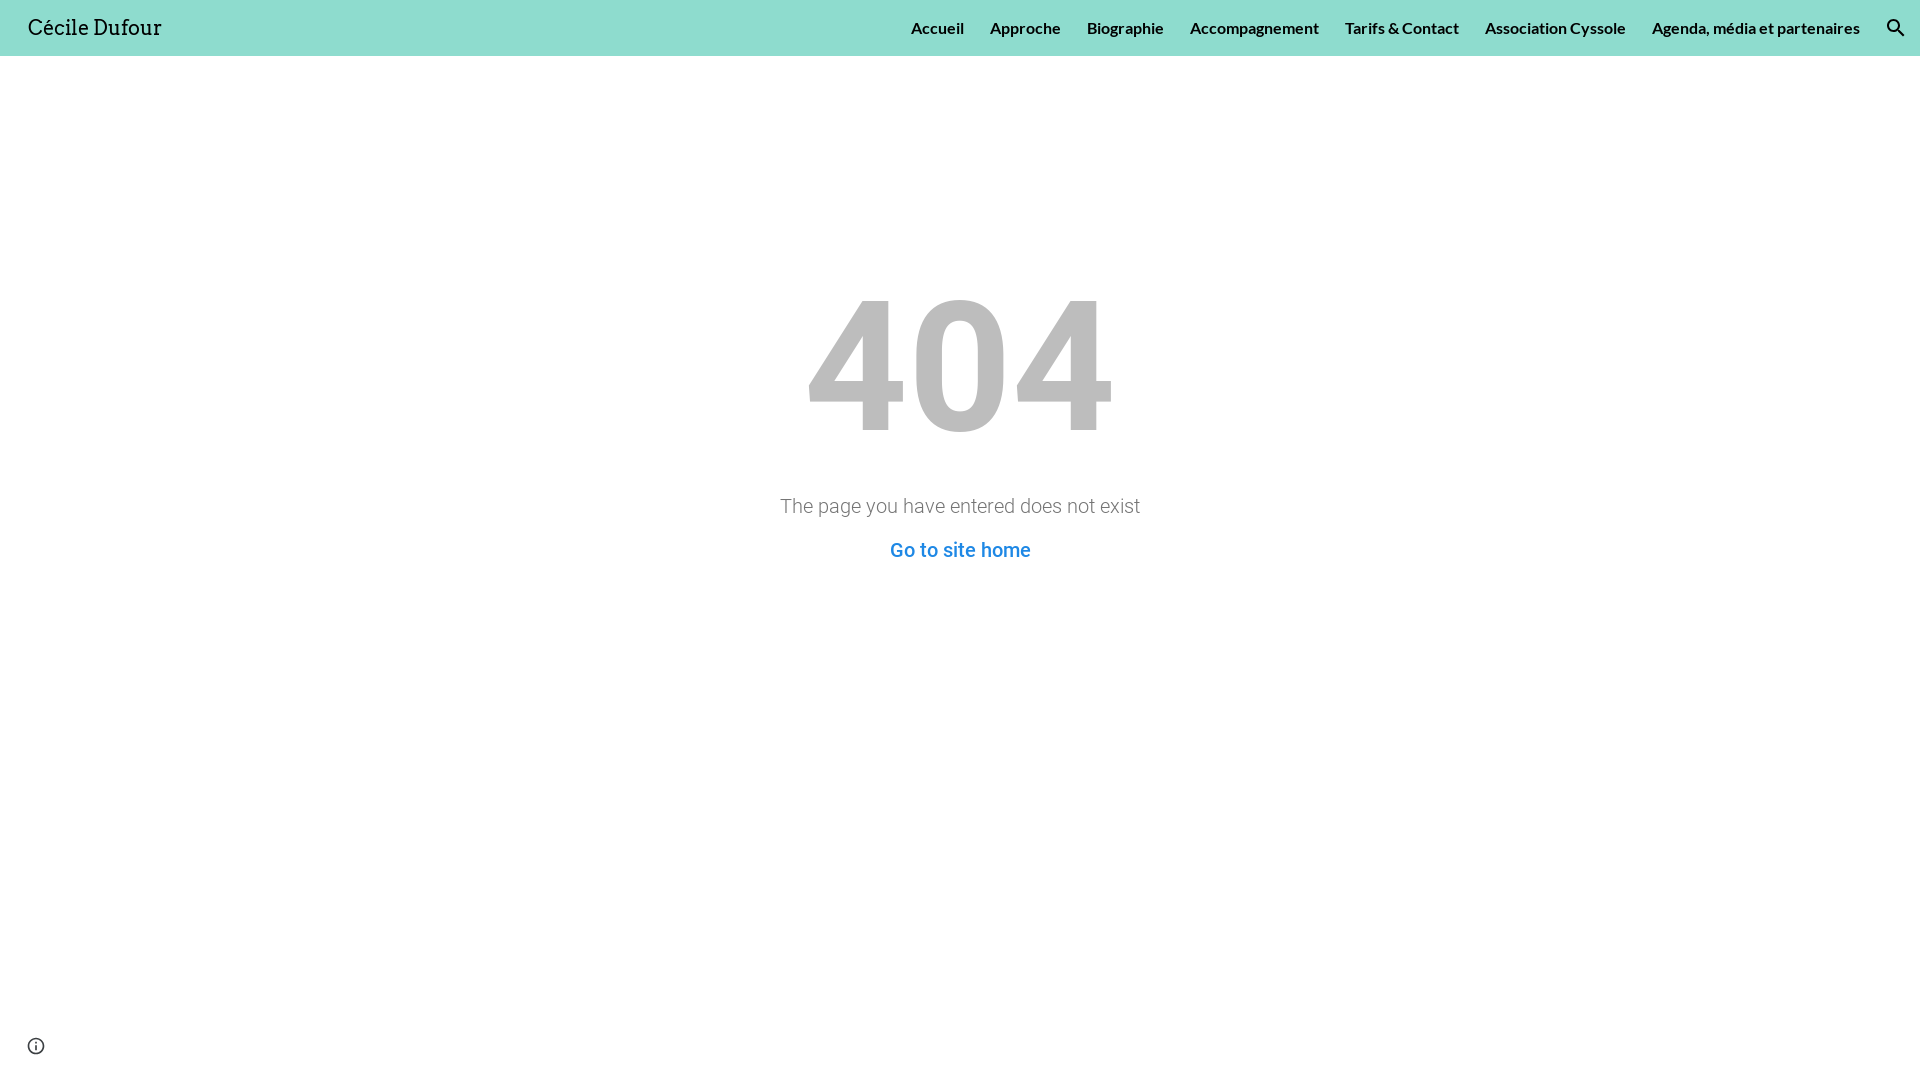 Image resolution: width=1920 pixels, height=1080 pixels. What do you see at coordinates (1400, 27) in the screenshot?
I see `'Tarifs & Contact'` at bounding box center [1400, 27].